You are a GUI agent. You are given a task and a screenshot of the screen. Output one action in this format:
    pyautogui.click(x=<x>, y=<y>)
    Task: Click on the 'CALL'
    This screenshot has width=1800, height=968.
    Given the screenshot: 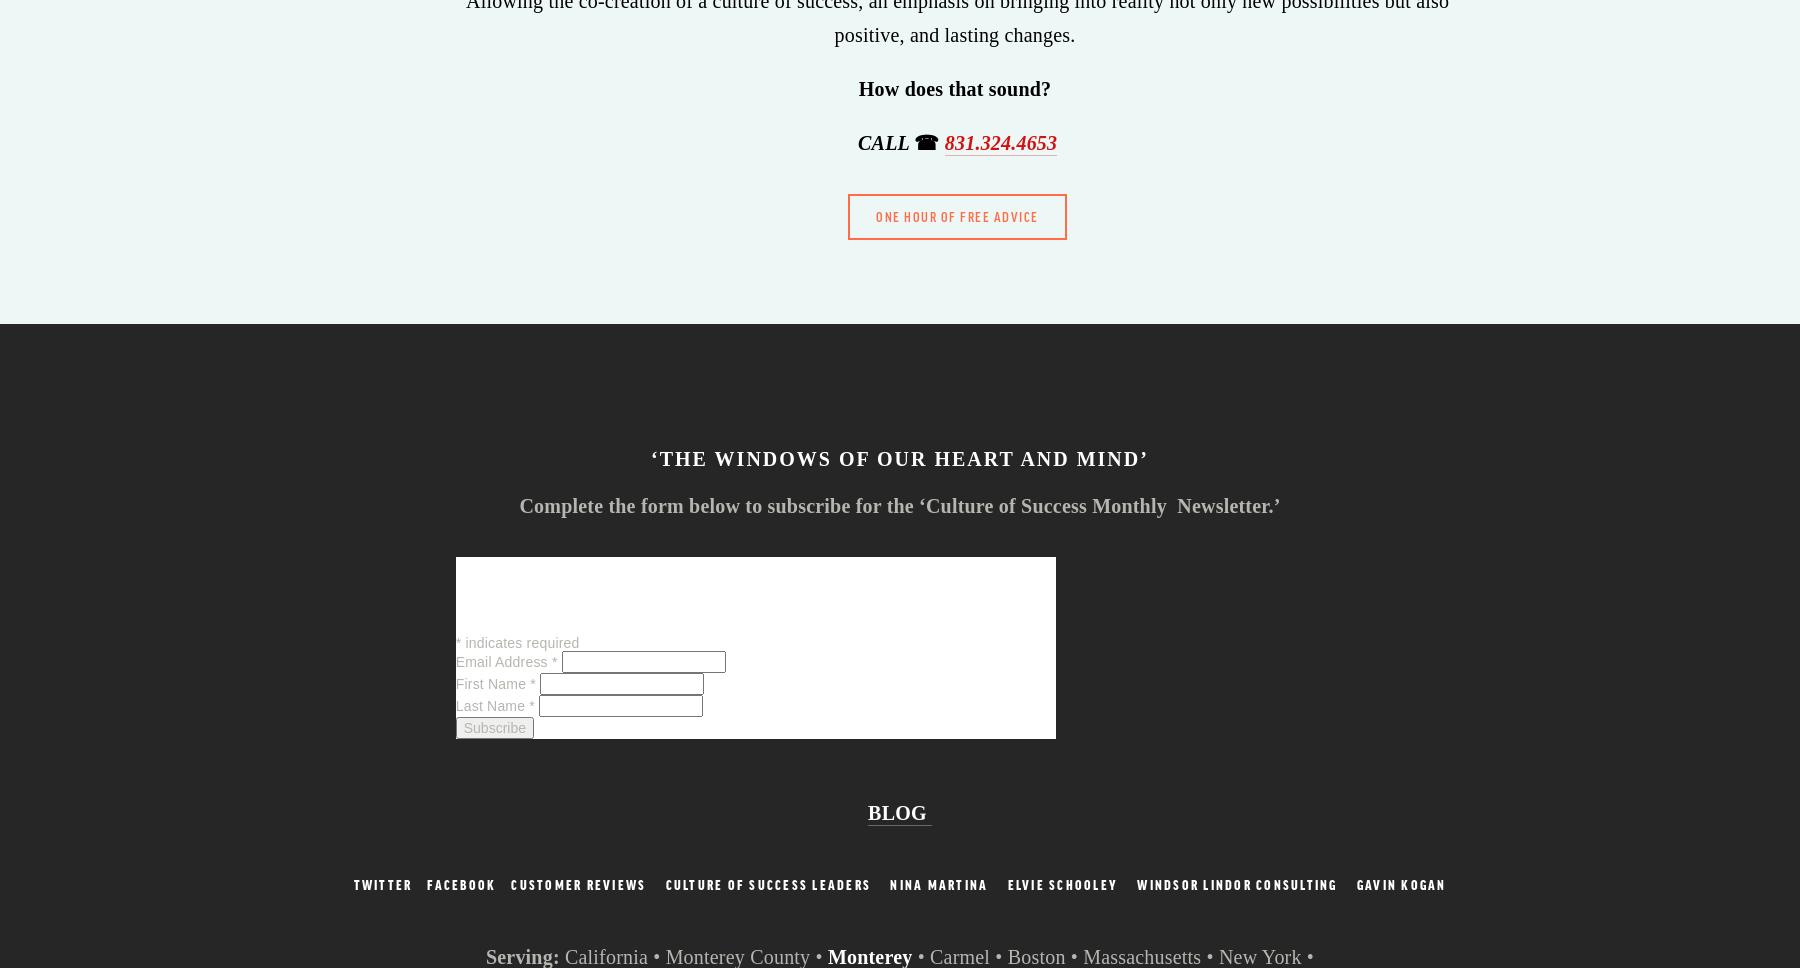 What is the action you would take?
    pyautogui.click(x=885, y=141)
    